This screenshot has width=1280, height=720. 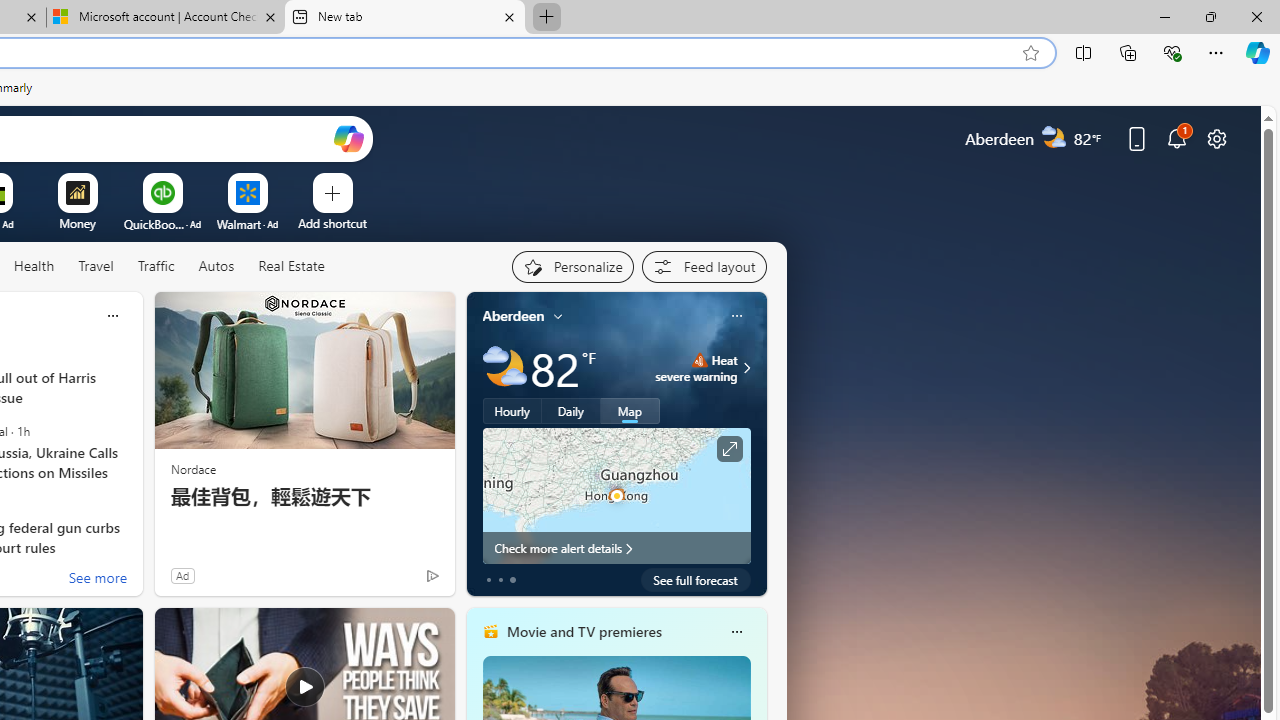 I want to click on 'Health', so click(x=33, y=266).